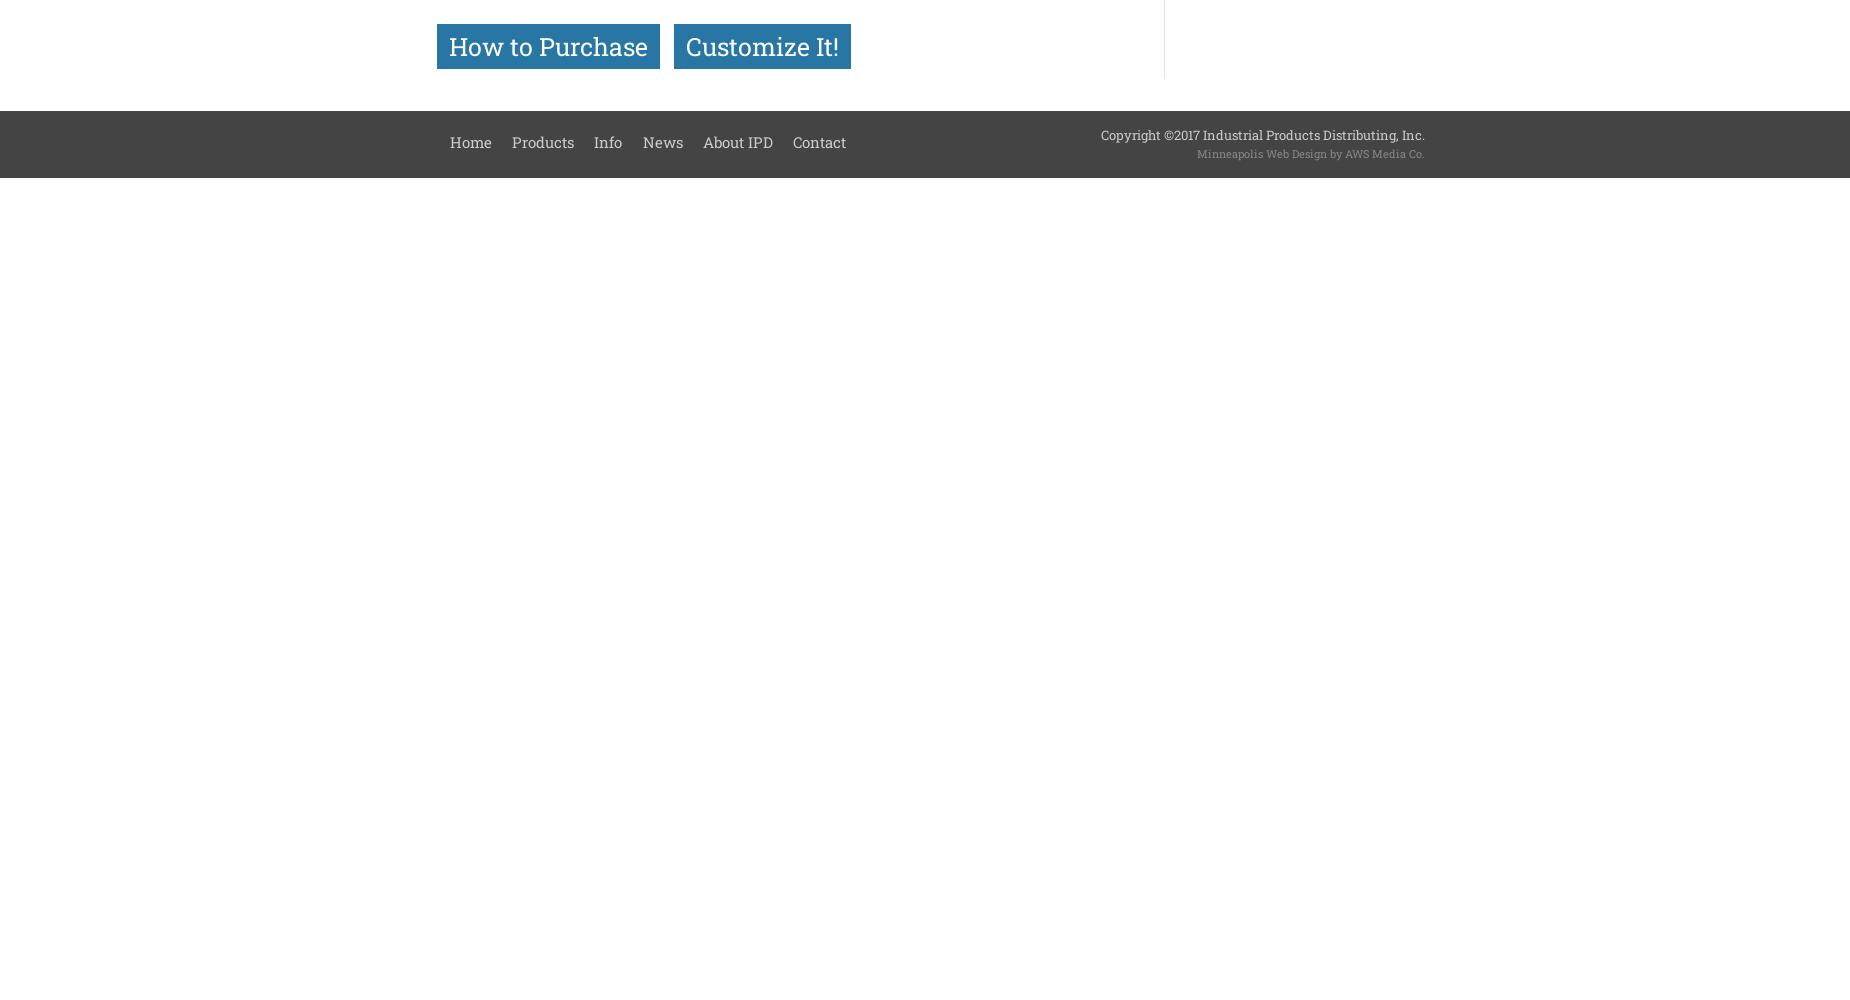 The image size is (1850, 1000). What do you see at coordinates (1261, 134) in the screenshot?
I see `'Copyright ©2017 Industrial Products Distributing, Inc.'` at bounding box center [1261, 134].